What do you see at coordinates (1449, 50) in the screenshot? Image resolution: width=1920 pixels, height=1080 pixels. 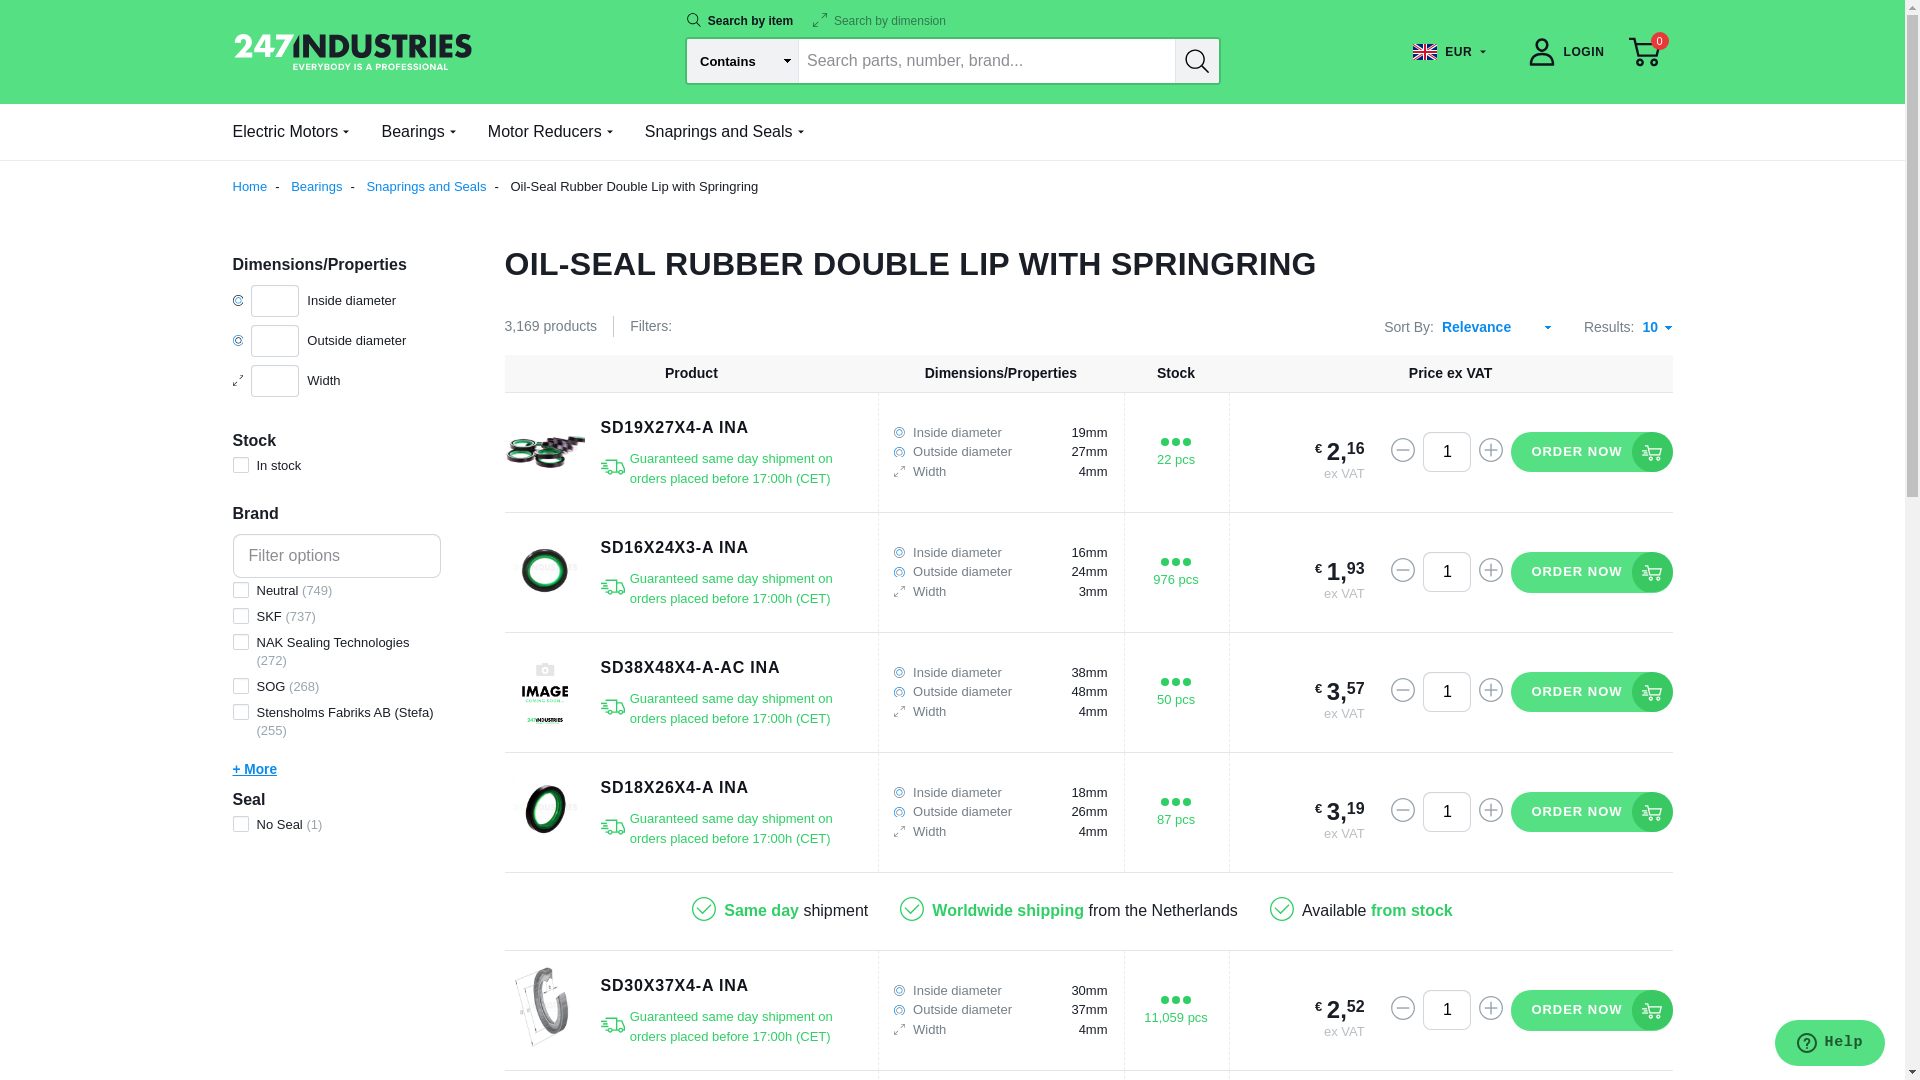 I see `'EUR'` at bounding box center [1449, 50].